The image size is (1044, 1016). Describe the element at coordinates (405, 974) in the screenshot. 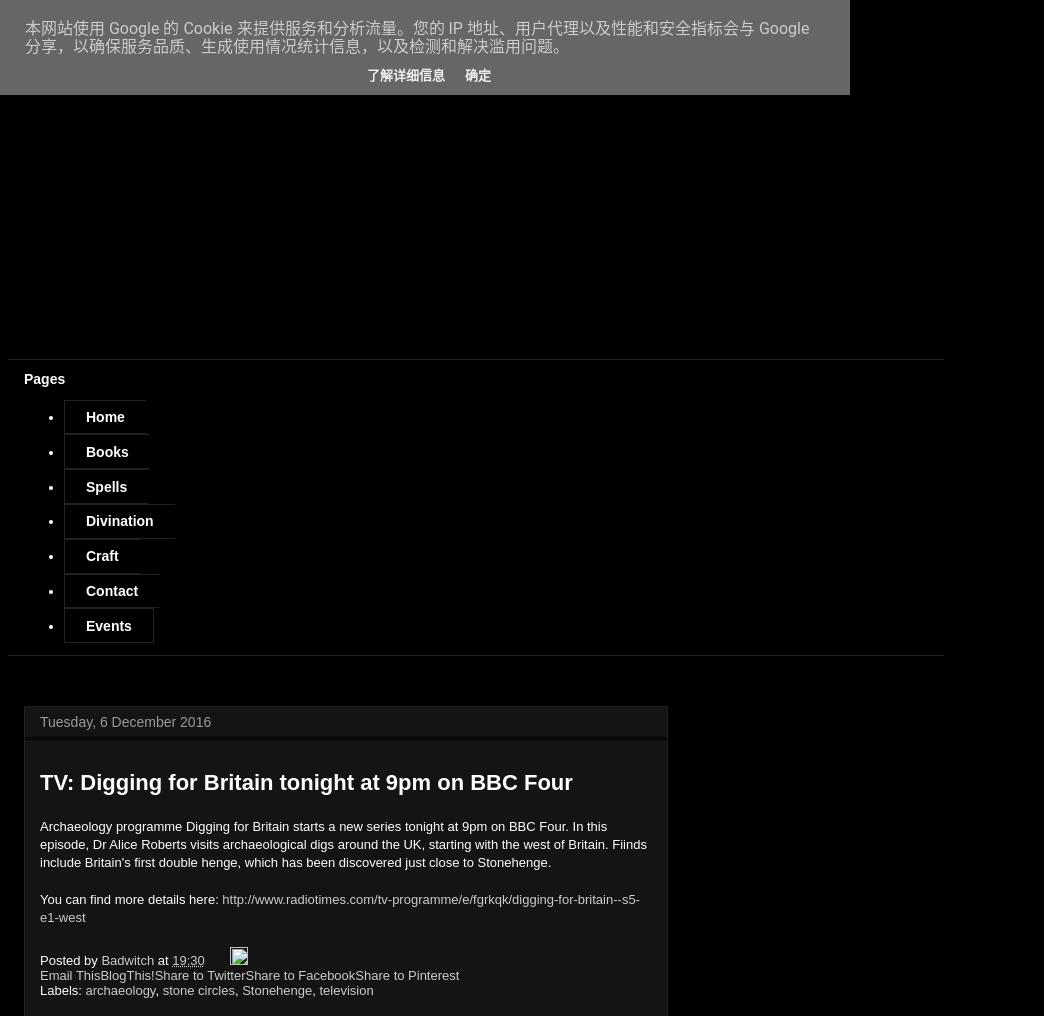

I see `'Share to Pinterest'` at that location.